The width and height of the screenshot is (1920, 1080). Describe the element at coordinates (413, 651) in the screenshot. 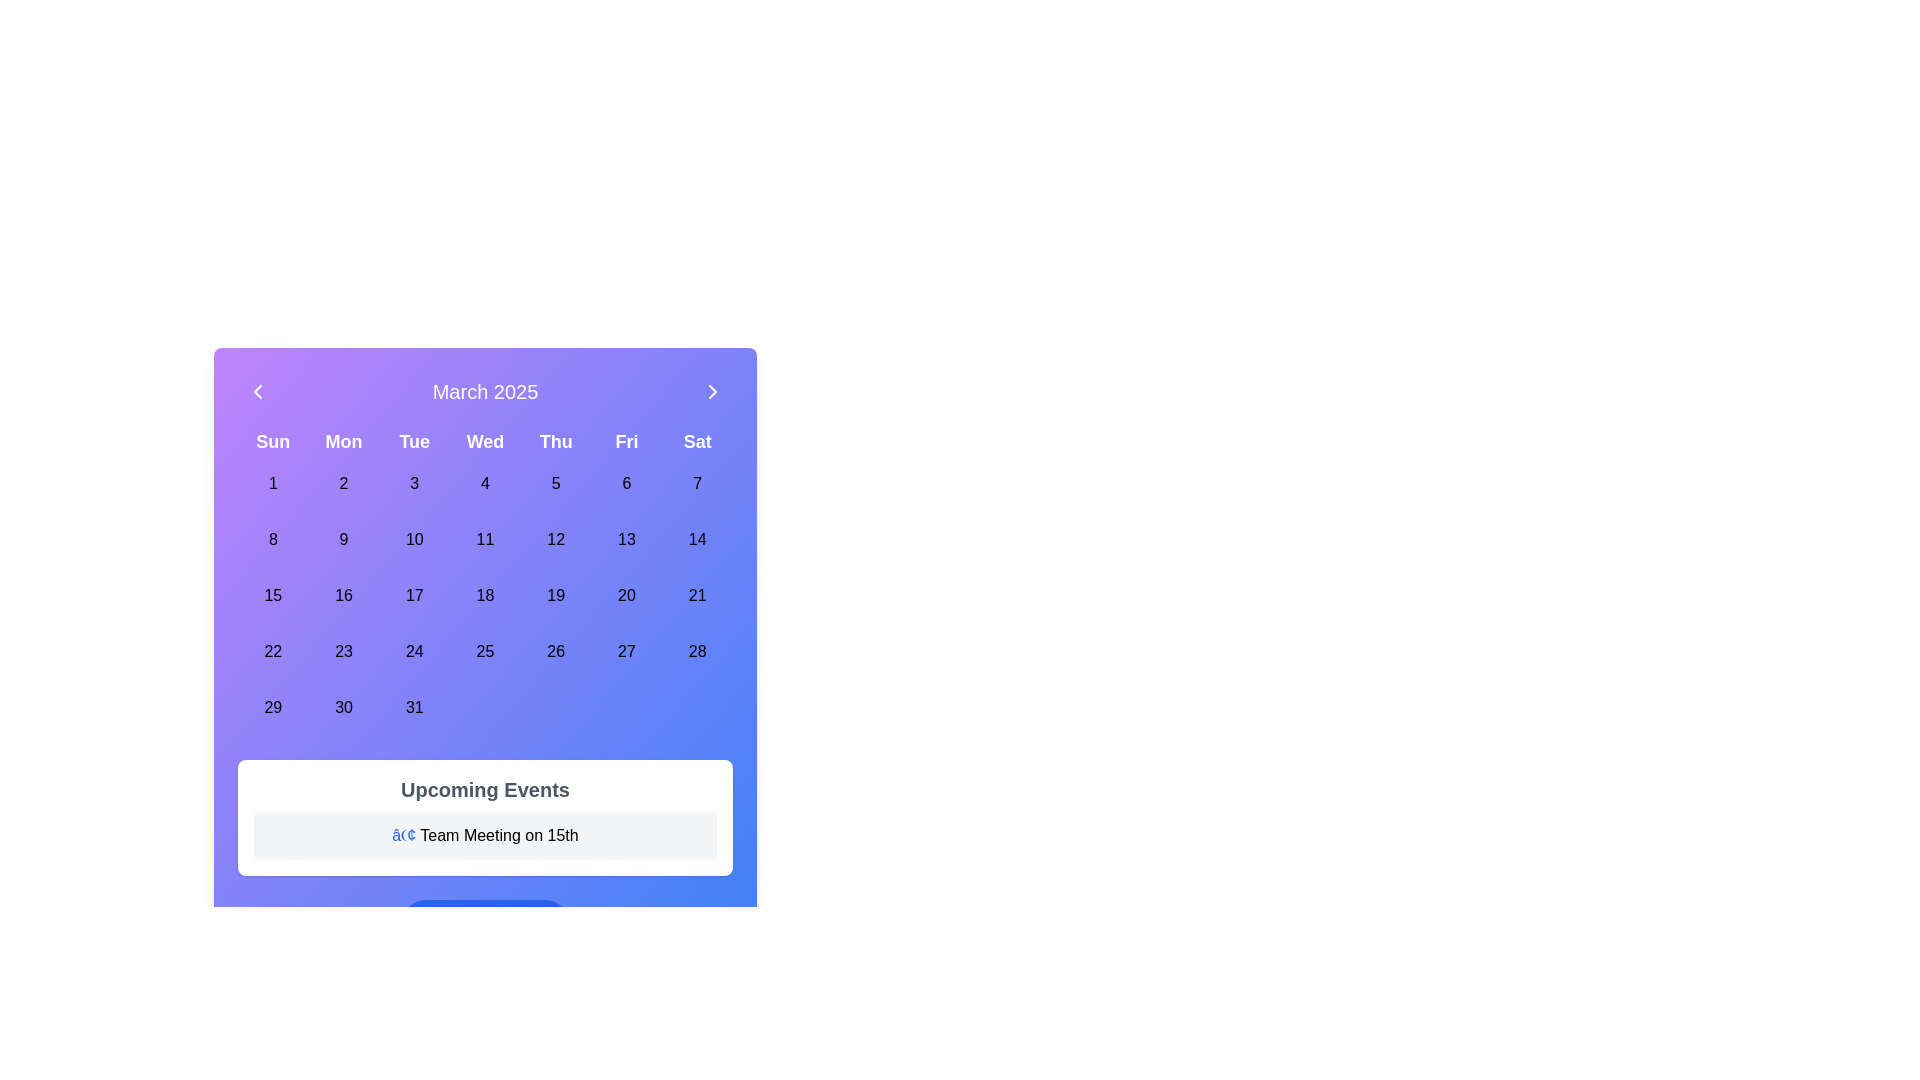

I see `the button representing the date in the calendar for March 2025, located under the 'Tue' label in the fifth row and fourth column` at that location.